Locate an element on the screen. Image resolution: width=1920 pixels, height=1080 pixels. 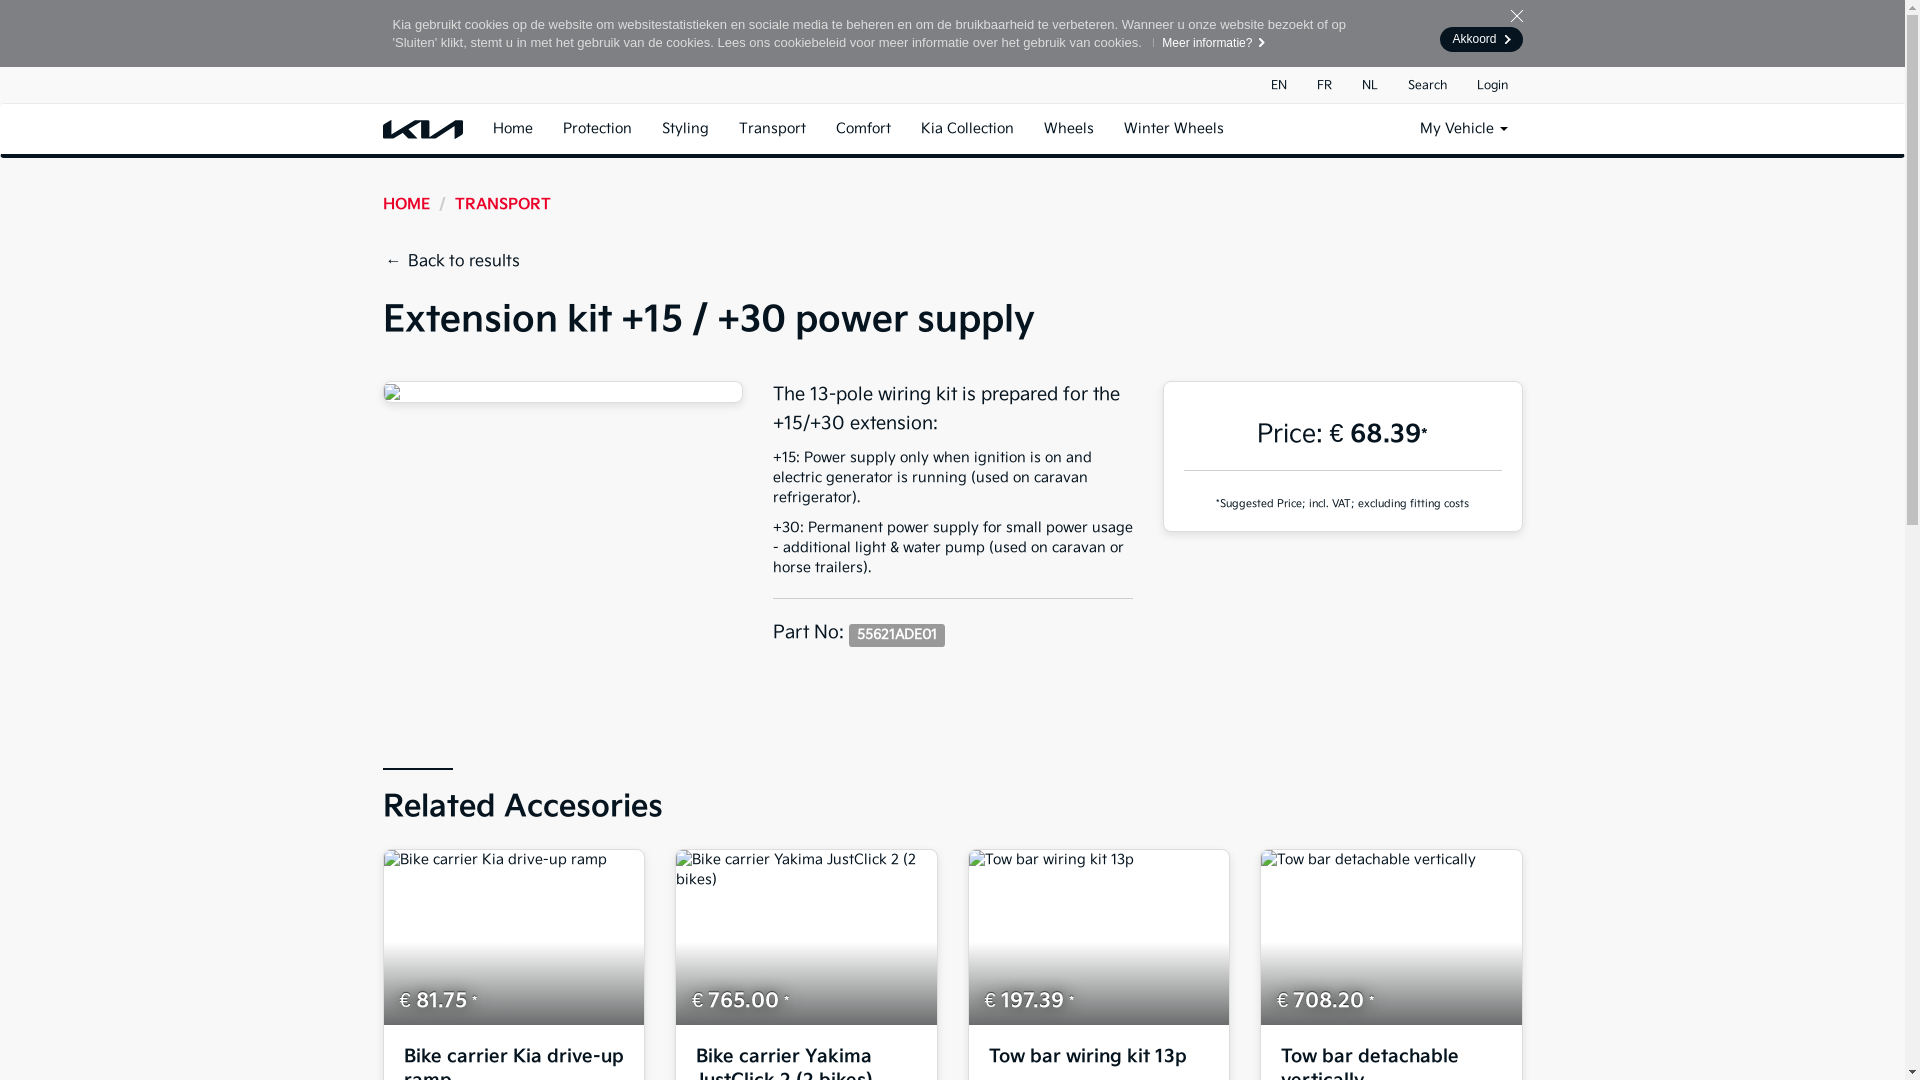
'Styling' is located at coordinates (684, 128).